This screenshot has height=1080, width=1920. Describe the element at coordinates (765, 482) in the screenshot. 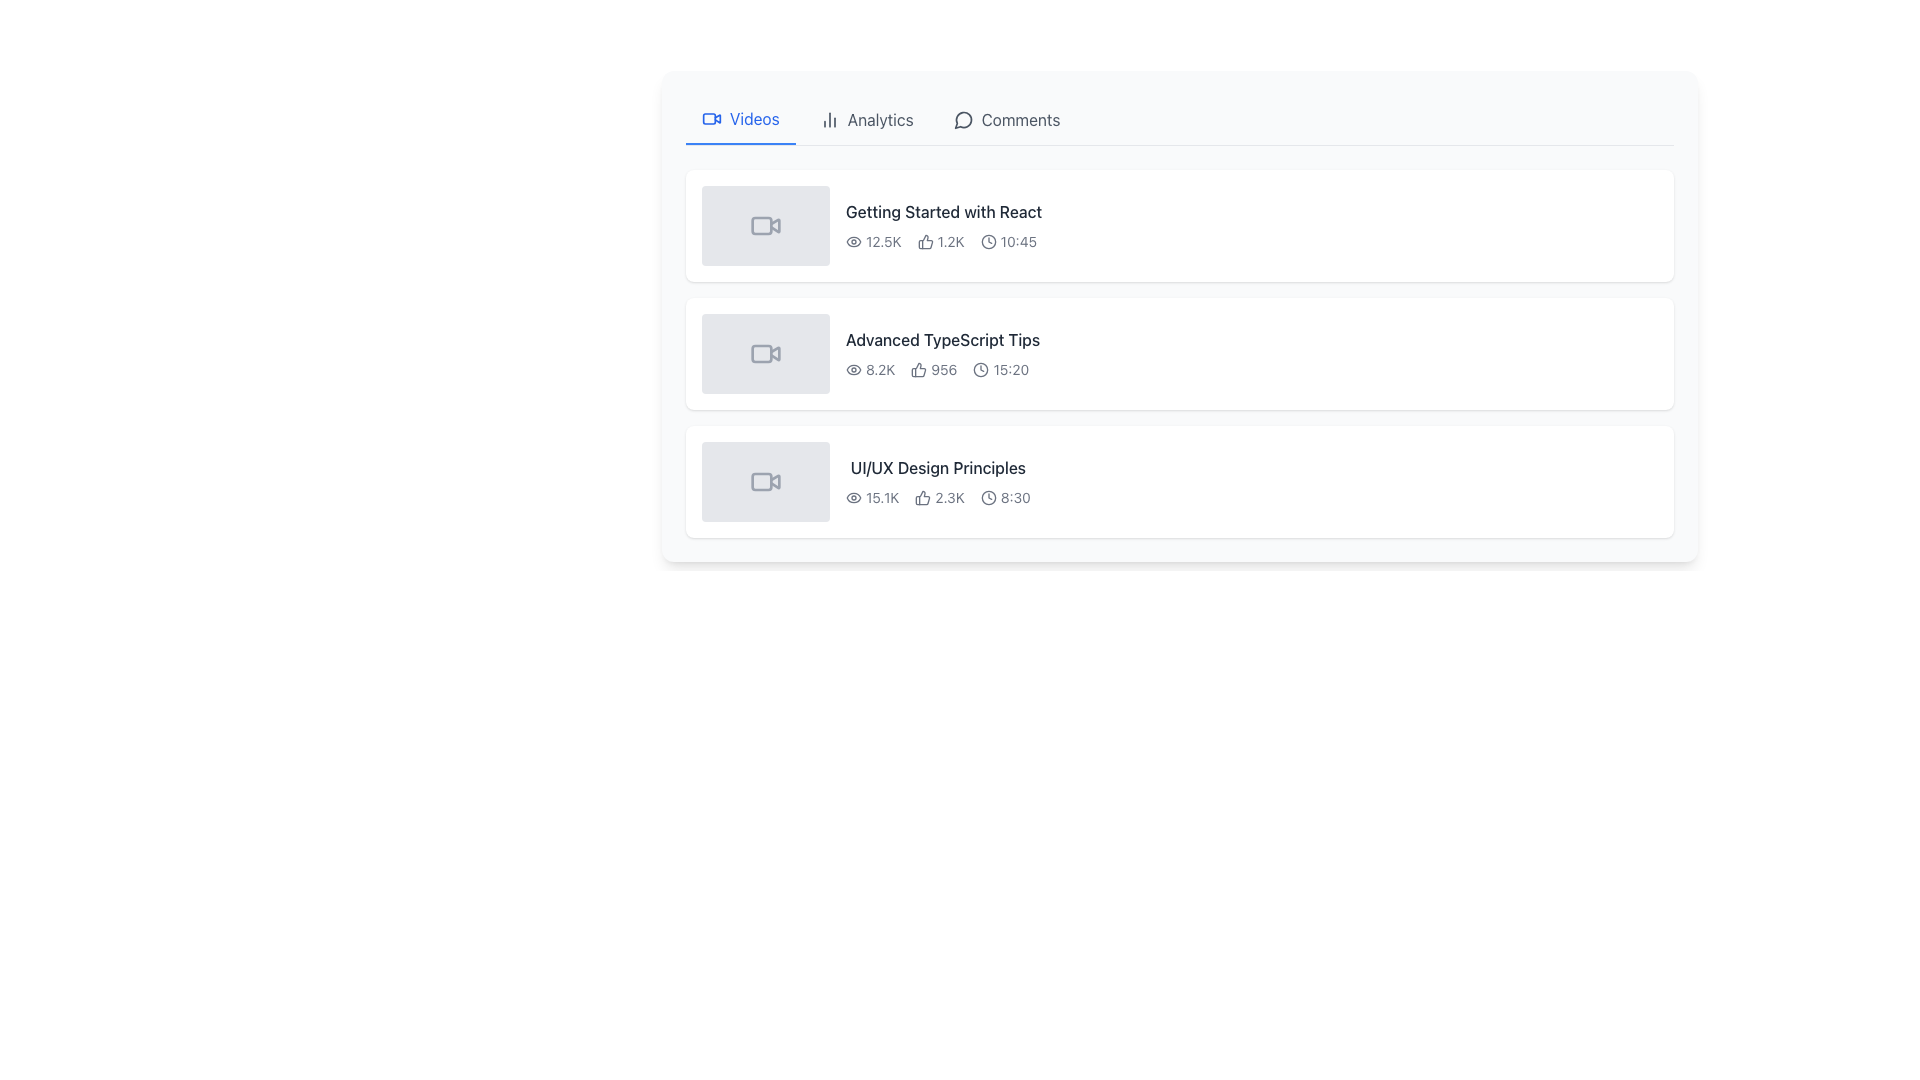

I see `the video thumbnail icon located in the bottommost row of the list, which is the leftmost component adjacent to the text 'UI/UX Design Principles'` at that location.